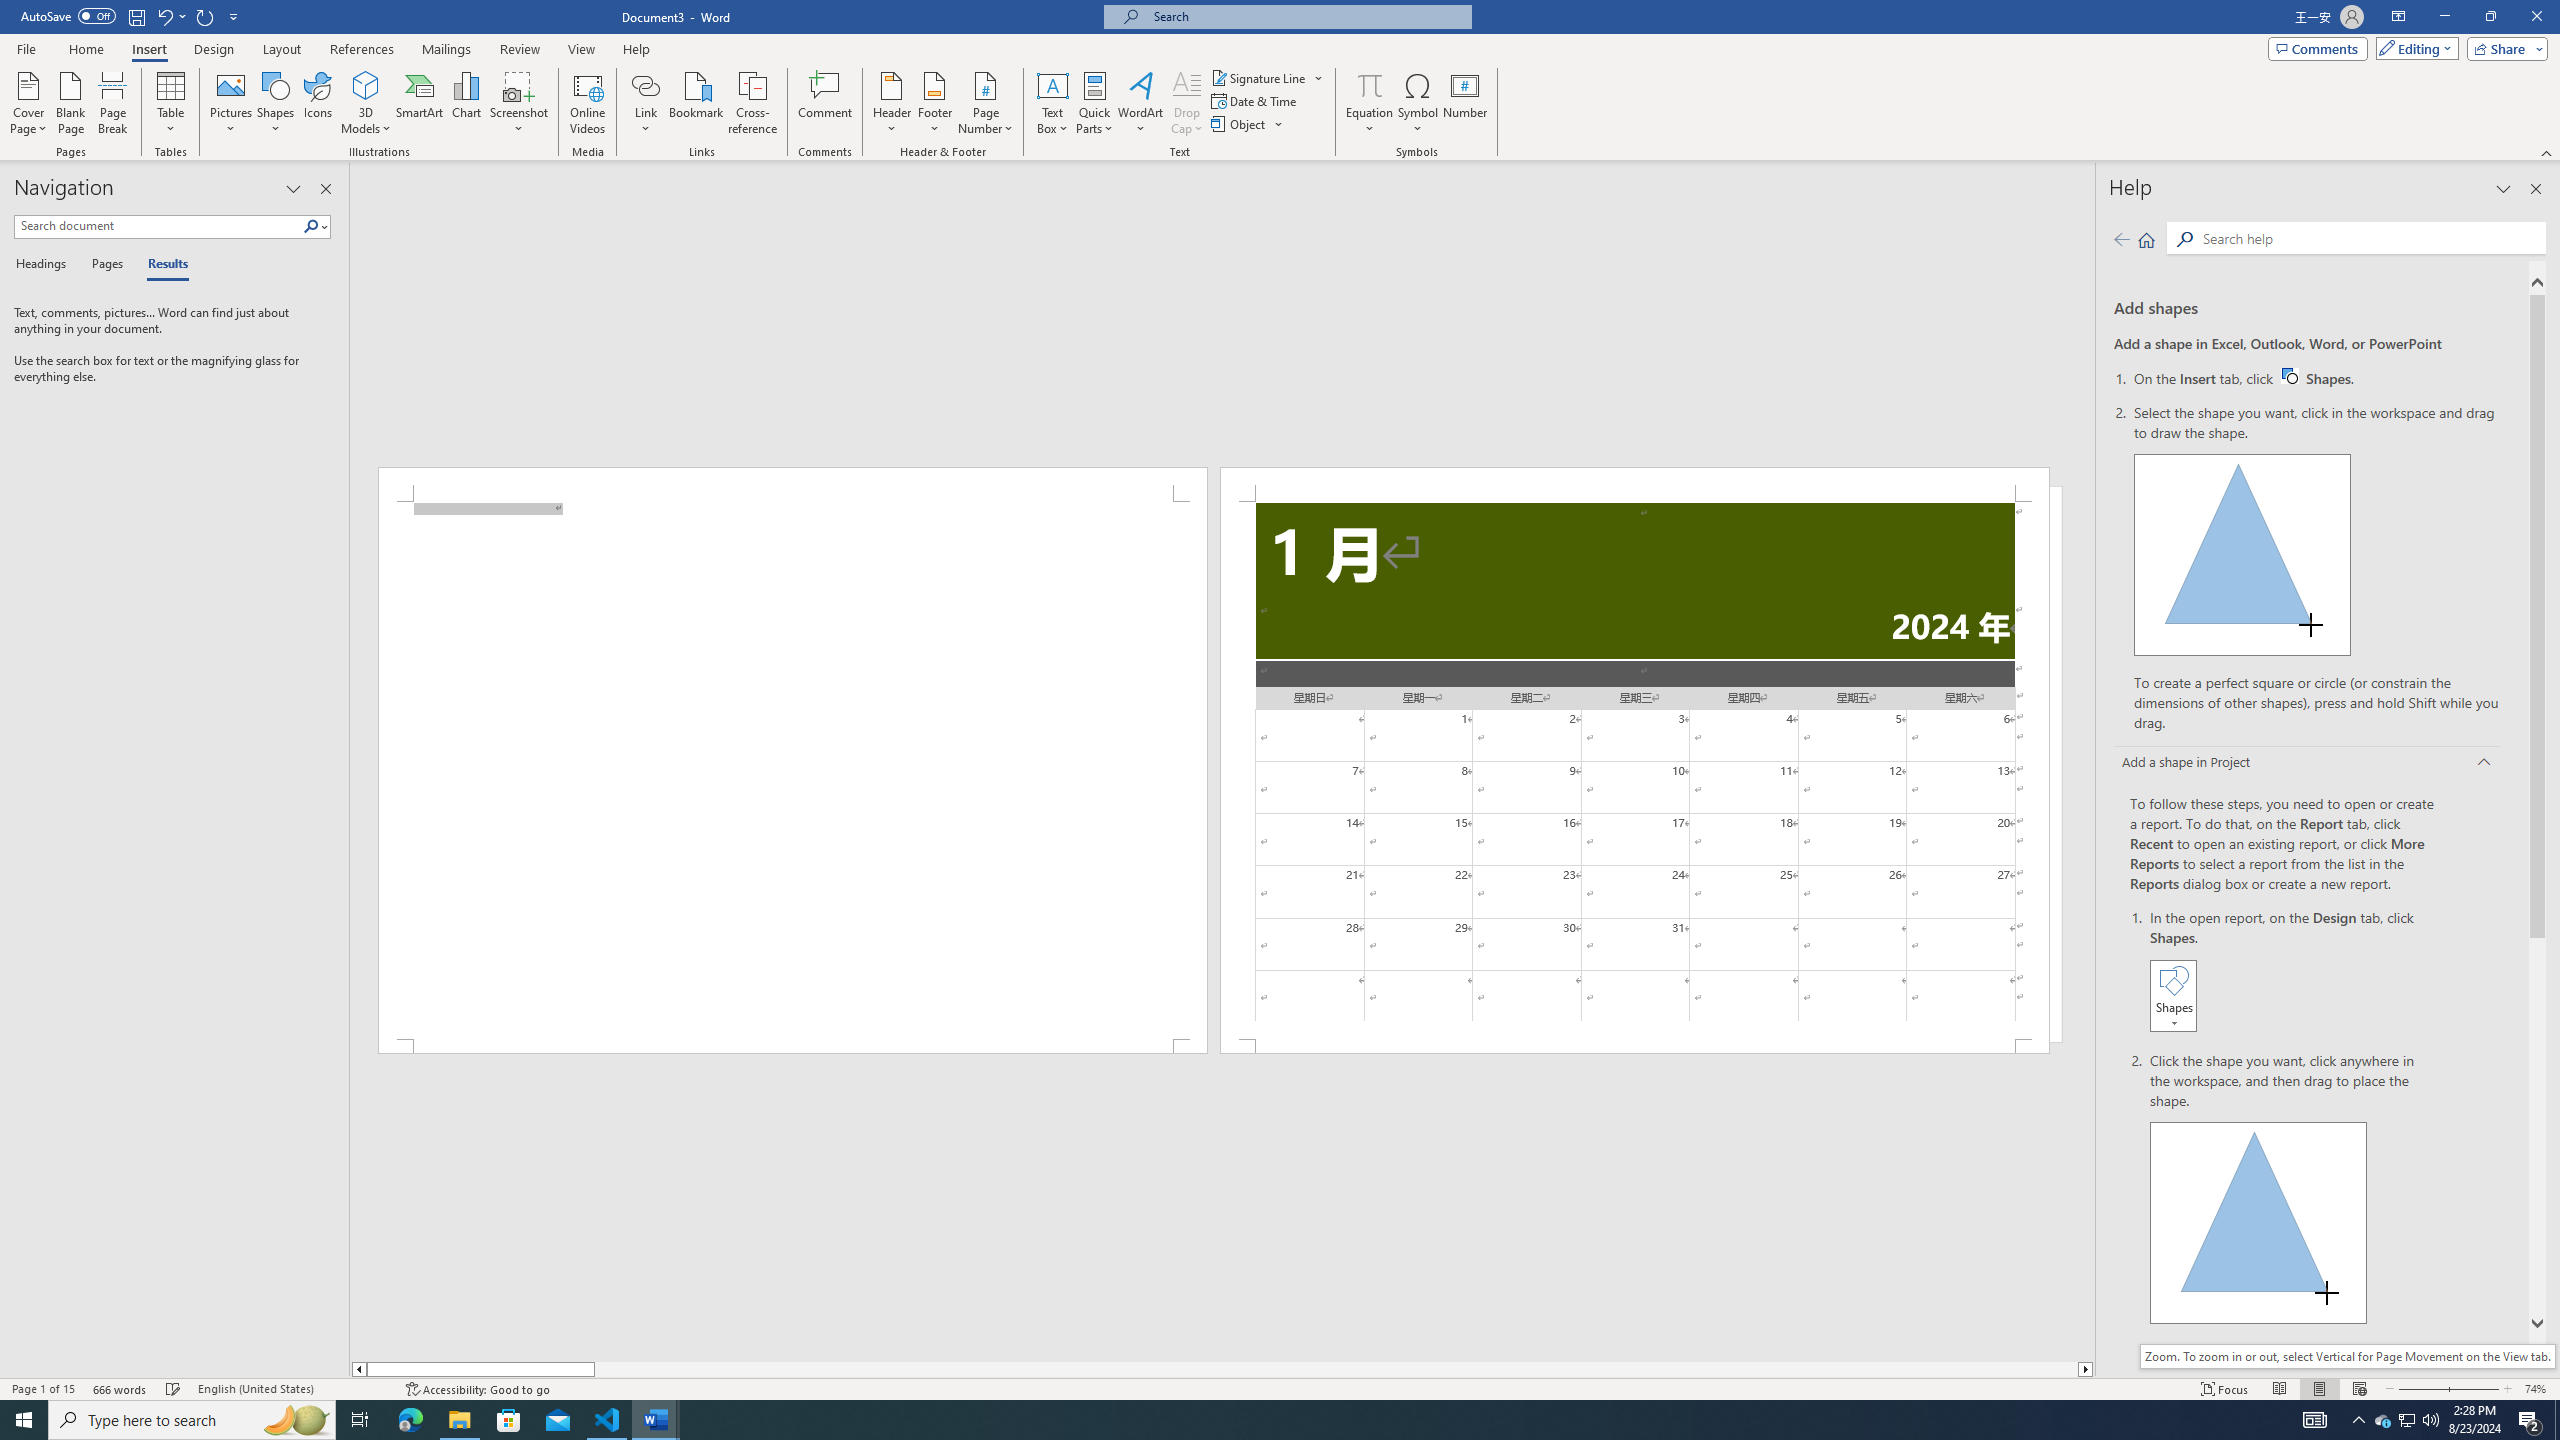  What do you see at coordinates (892, 103) in the screenshot?
I see `'Header'` at bounding box center [892, 103].